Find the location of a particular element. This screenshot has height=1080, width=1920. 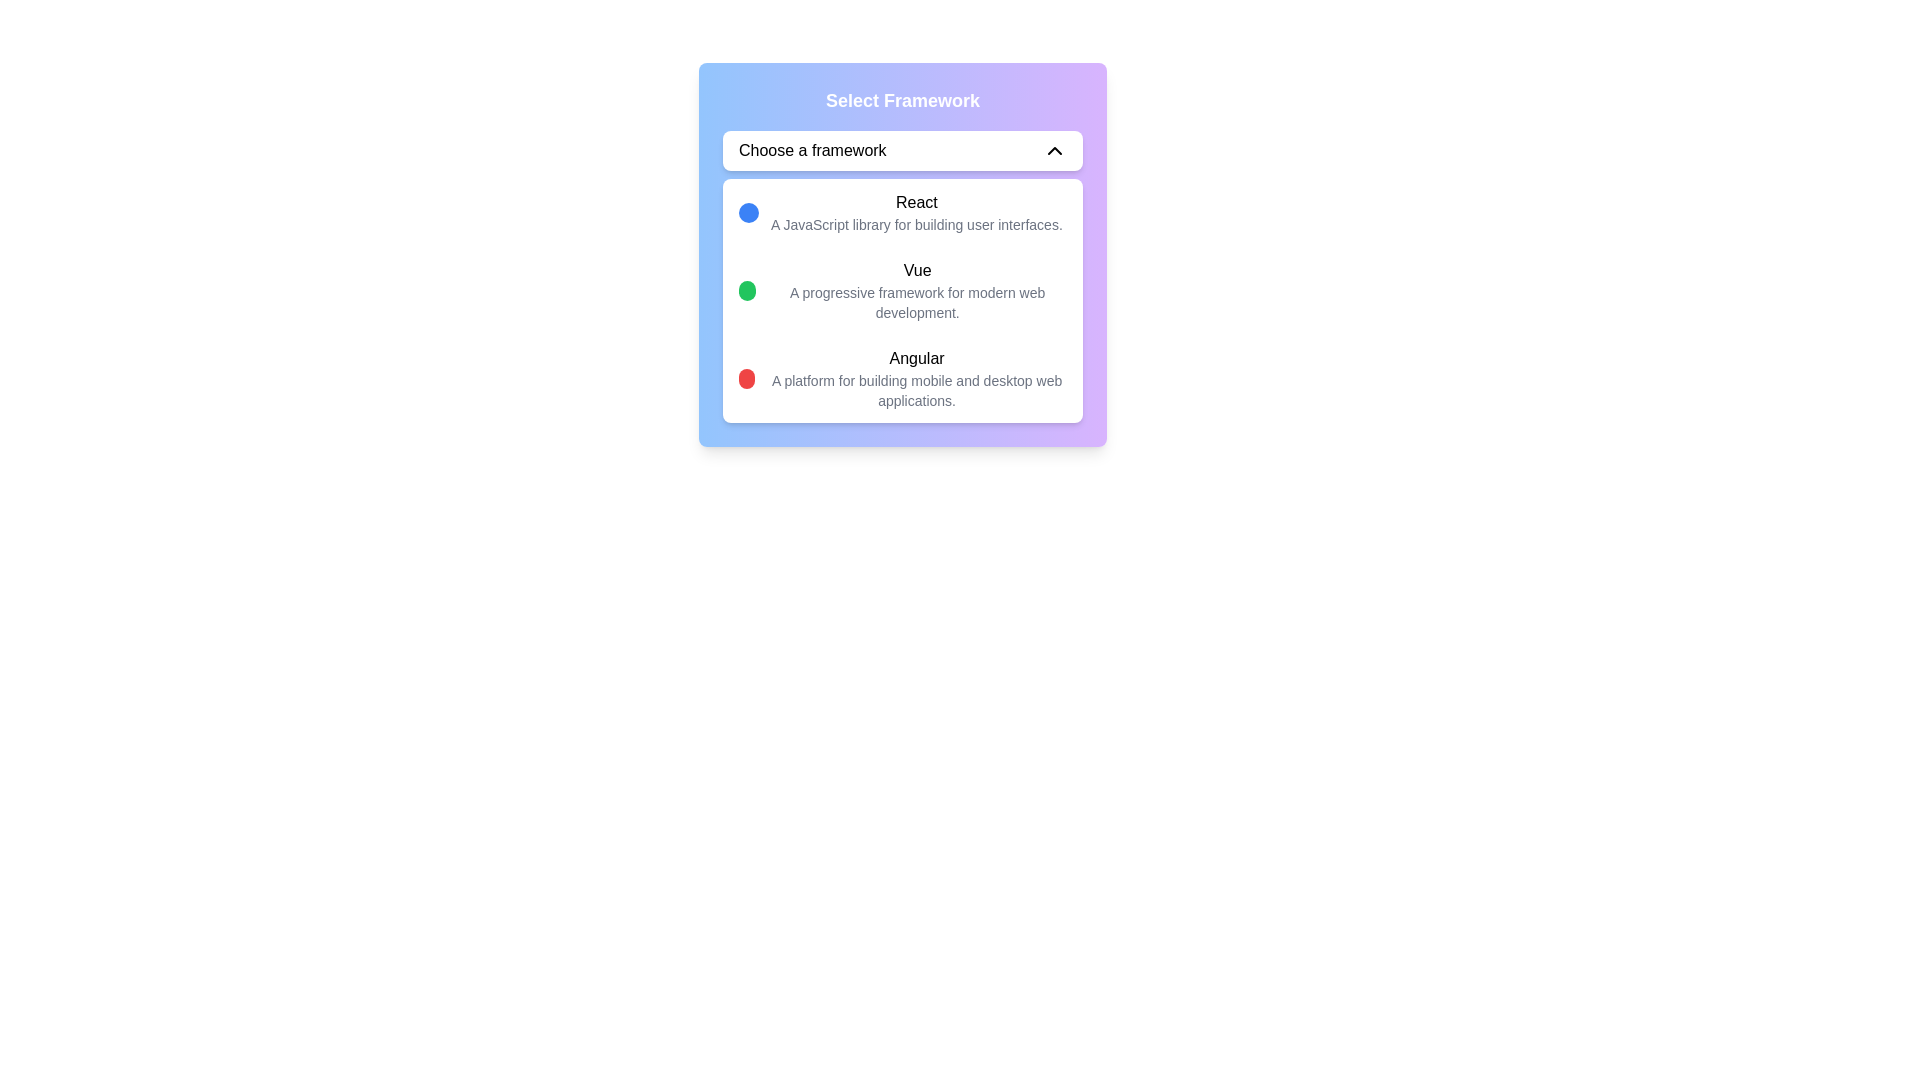

text label 'Choose a framework' which is displayed in bold font in the upper section of the dropdown menu interface with a gradient-blue background is located at coordinates (812, 149).